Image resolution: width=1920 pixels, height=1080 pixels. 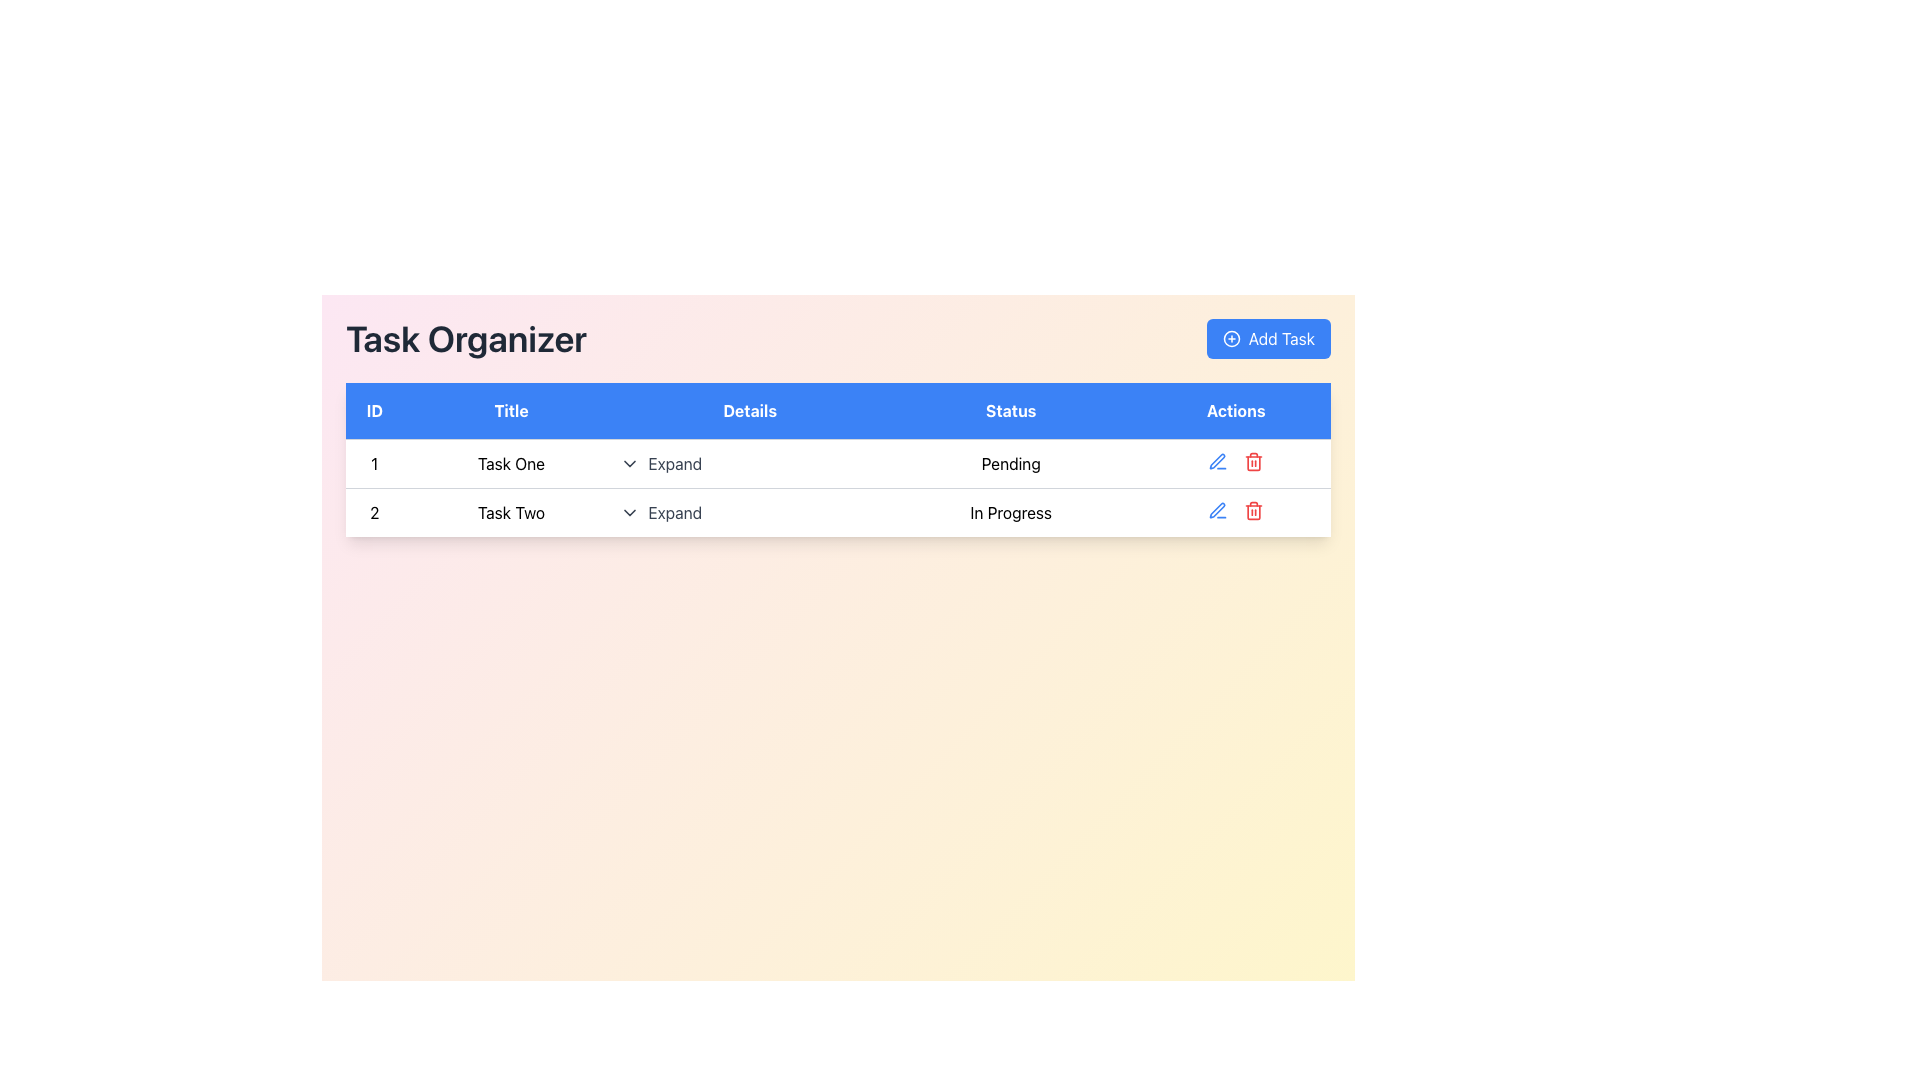 I want to click on to select the first task entry row in the task organizer table, which contains task ID, title, status, and action icons, so click(x=838, y=463).